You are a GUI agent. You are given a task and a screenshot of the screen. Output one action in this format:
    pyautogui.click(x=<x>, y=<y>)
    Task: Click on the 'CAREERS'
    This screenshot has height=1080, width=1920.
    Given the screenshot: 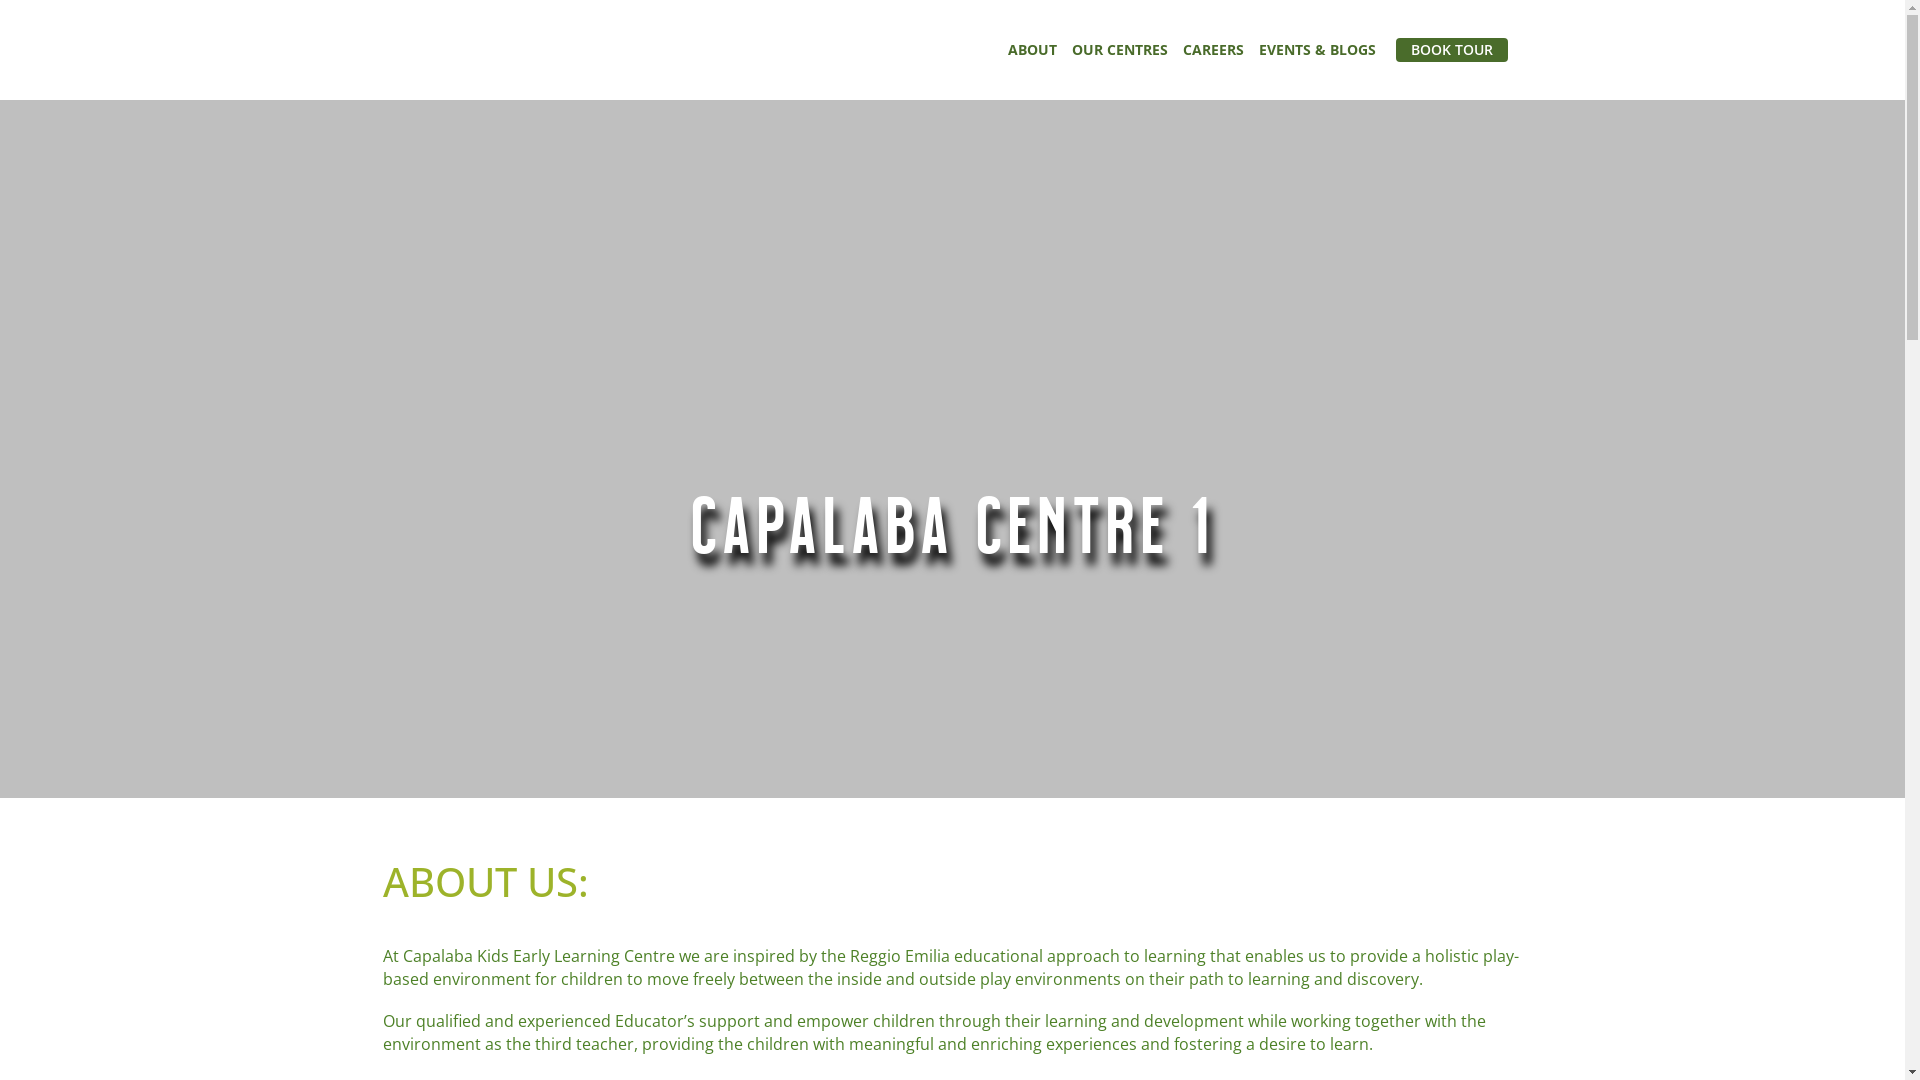 What is the action you would take?
    pyautogui.click(x=1211, y=49)
    